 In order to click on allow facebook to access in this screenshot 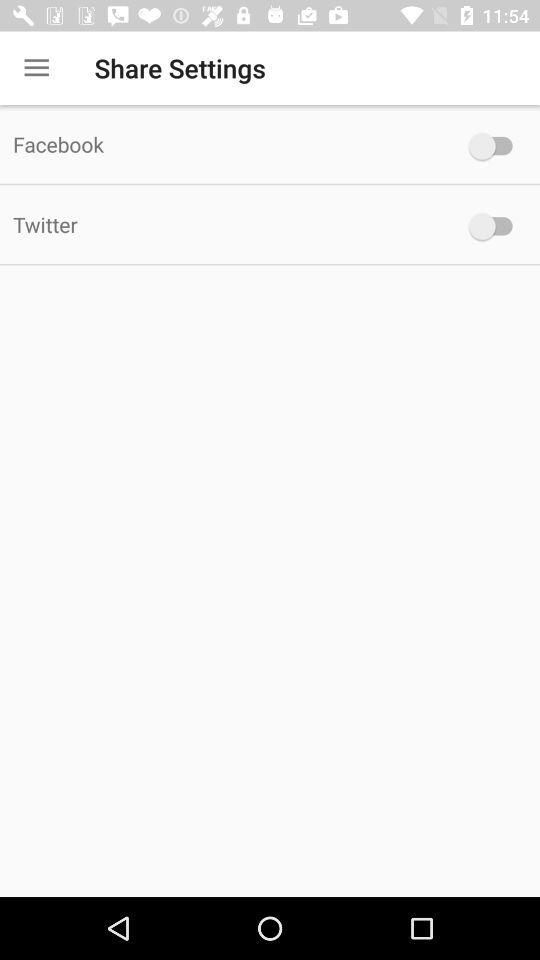, I will do `click(494, 145)`.